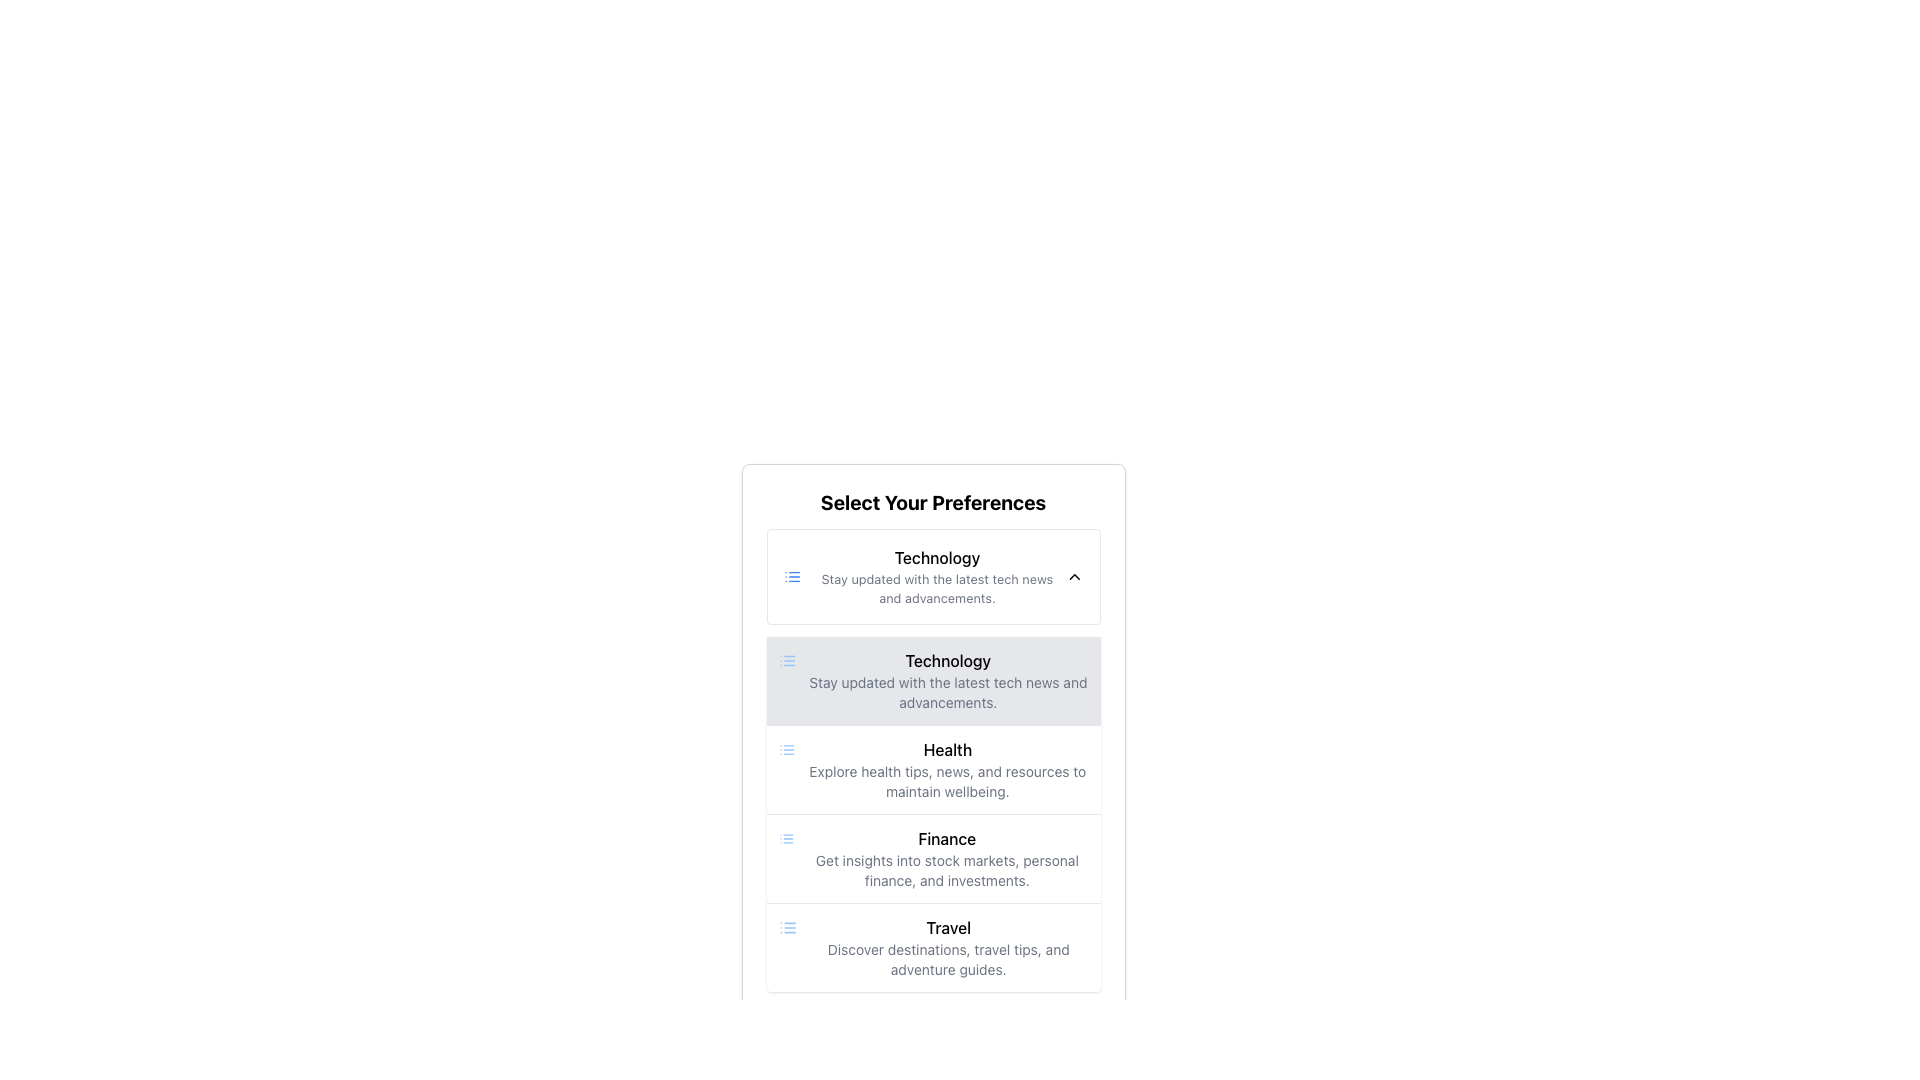  I want to click on the 'Technology' preference icon located to the left of the 'Technology' text in the settings interface, so click(791, 577).